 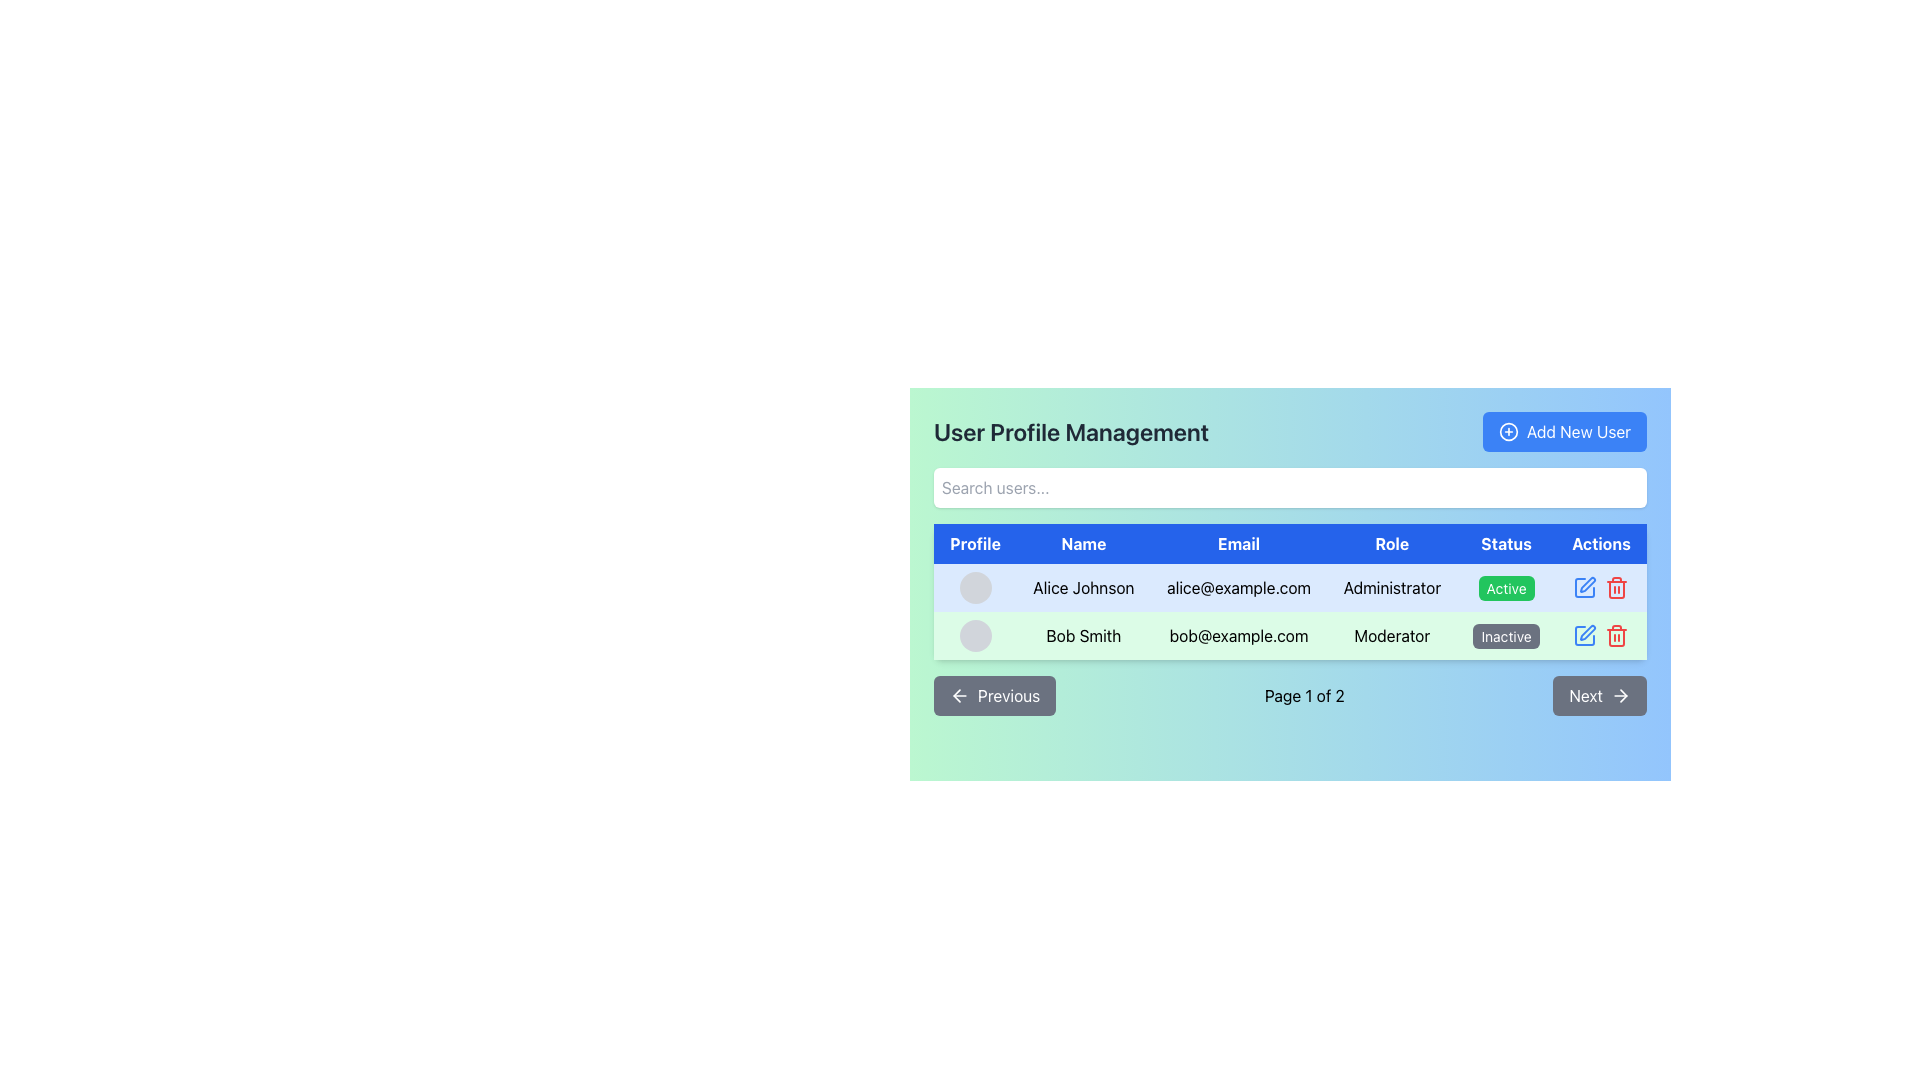 What do you see at coordinates (1601, 636) in the screenshot?
I see `the blue edit icon in the 'Actions' section of the second row corresponding to 'Bob Smith'` at bounding box center [1601, 636].